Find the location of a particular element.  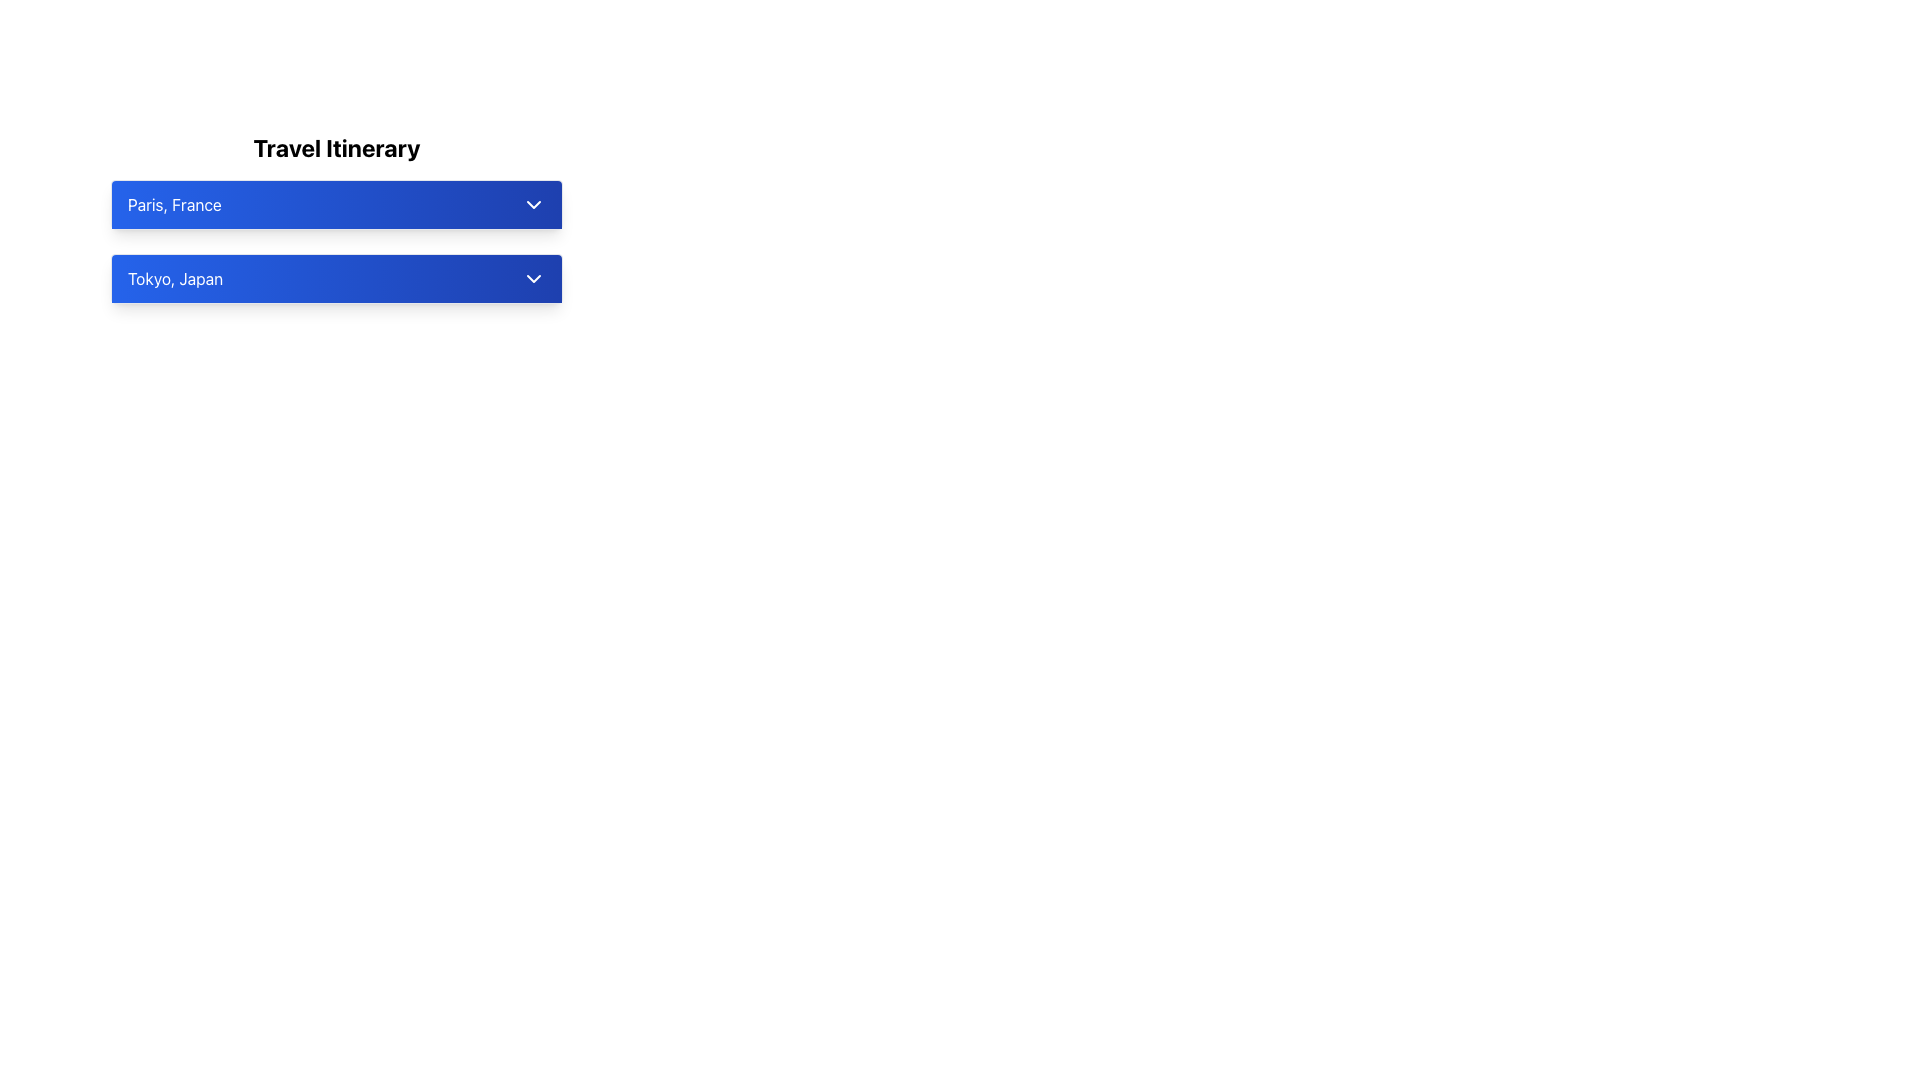

the Dropdown menu button located below the blue button labeled 'Paris, France' is located at coordinates (336, 278).